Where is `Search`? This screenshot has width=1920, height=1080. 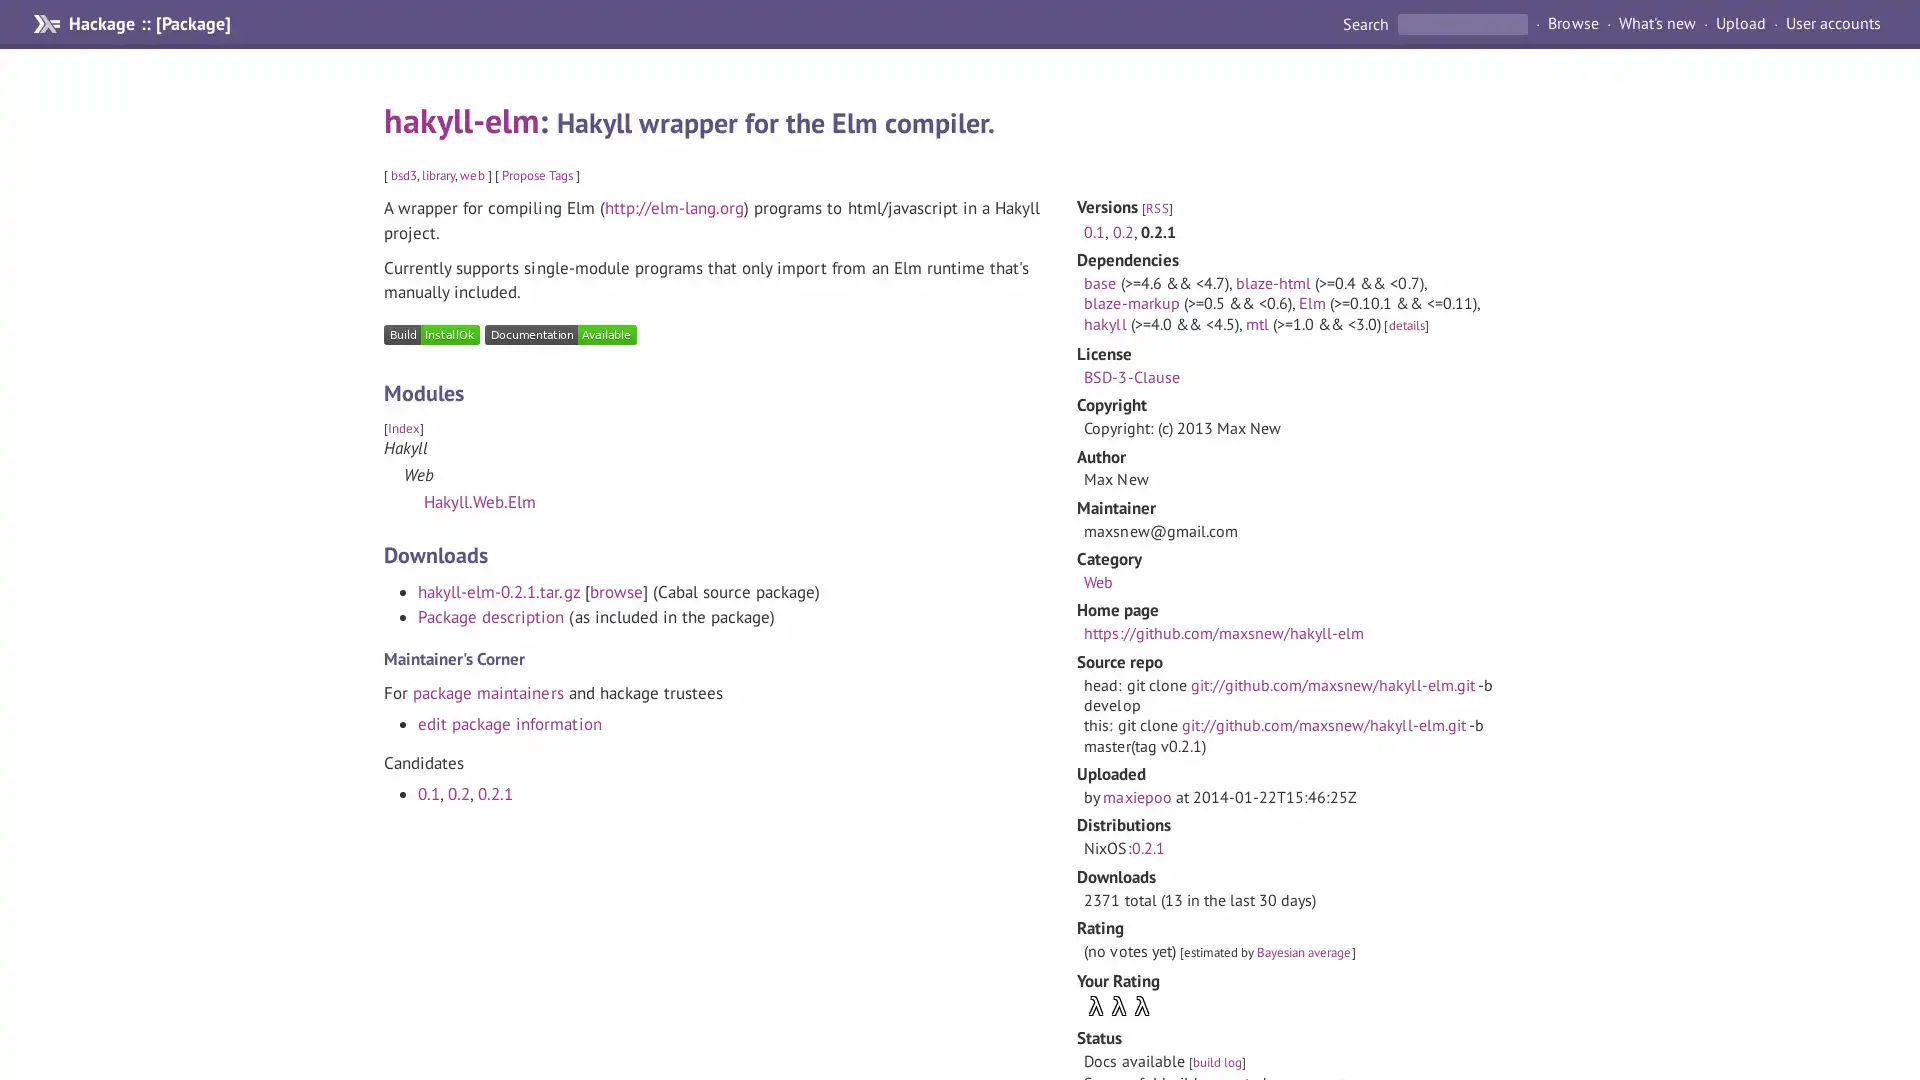 Search is located at coordinates (1366, 23).